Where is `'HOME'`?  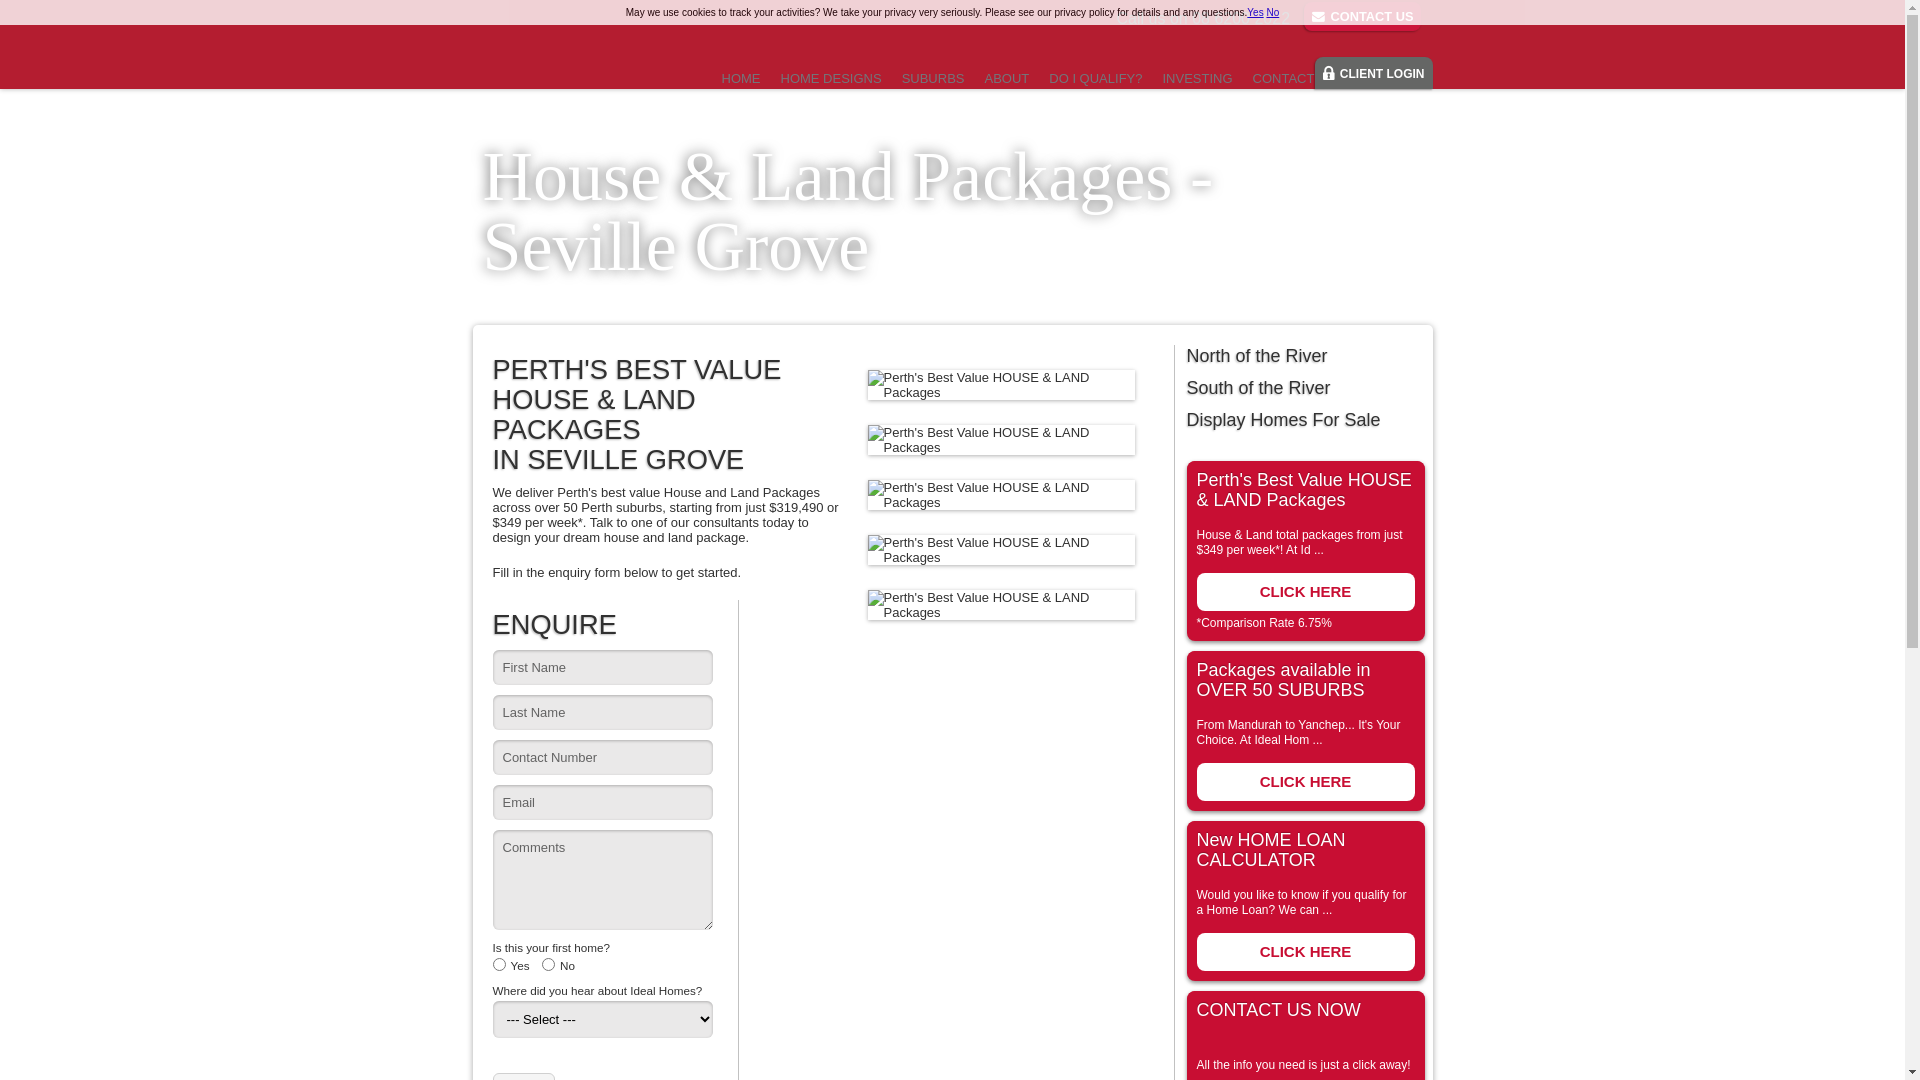
'HOME' is located at coordinates (740, 77).